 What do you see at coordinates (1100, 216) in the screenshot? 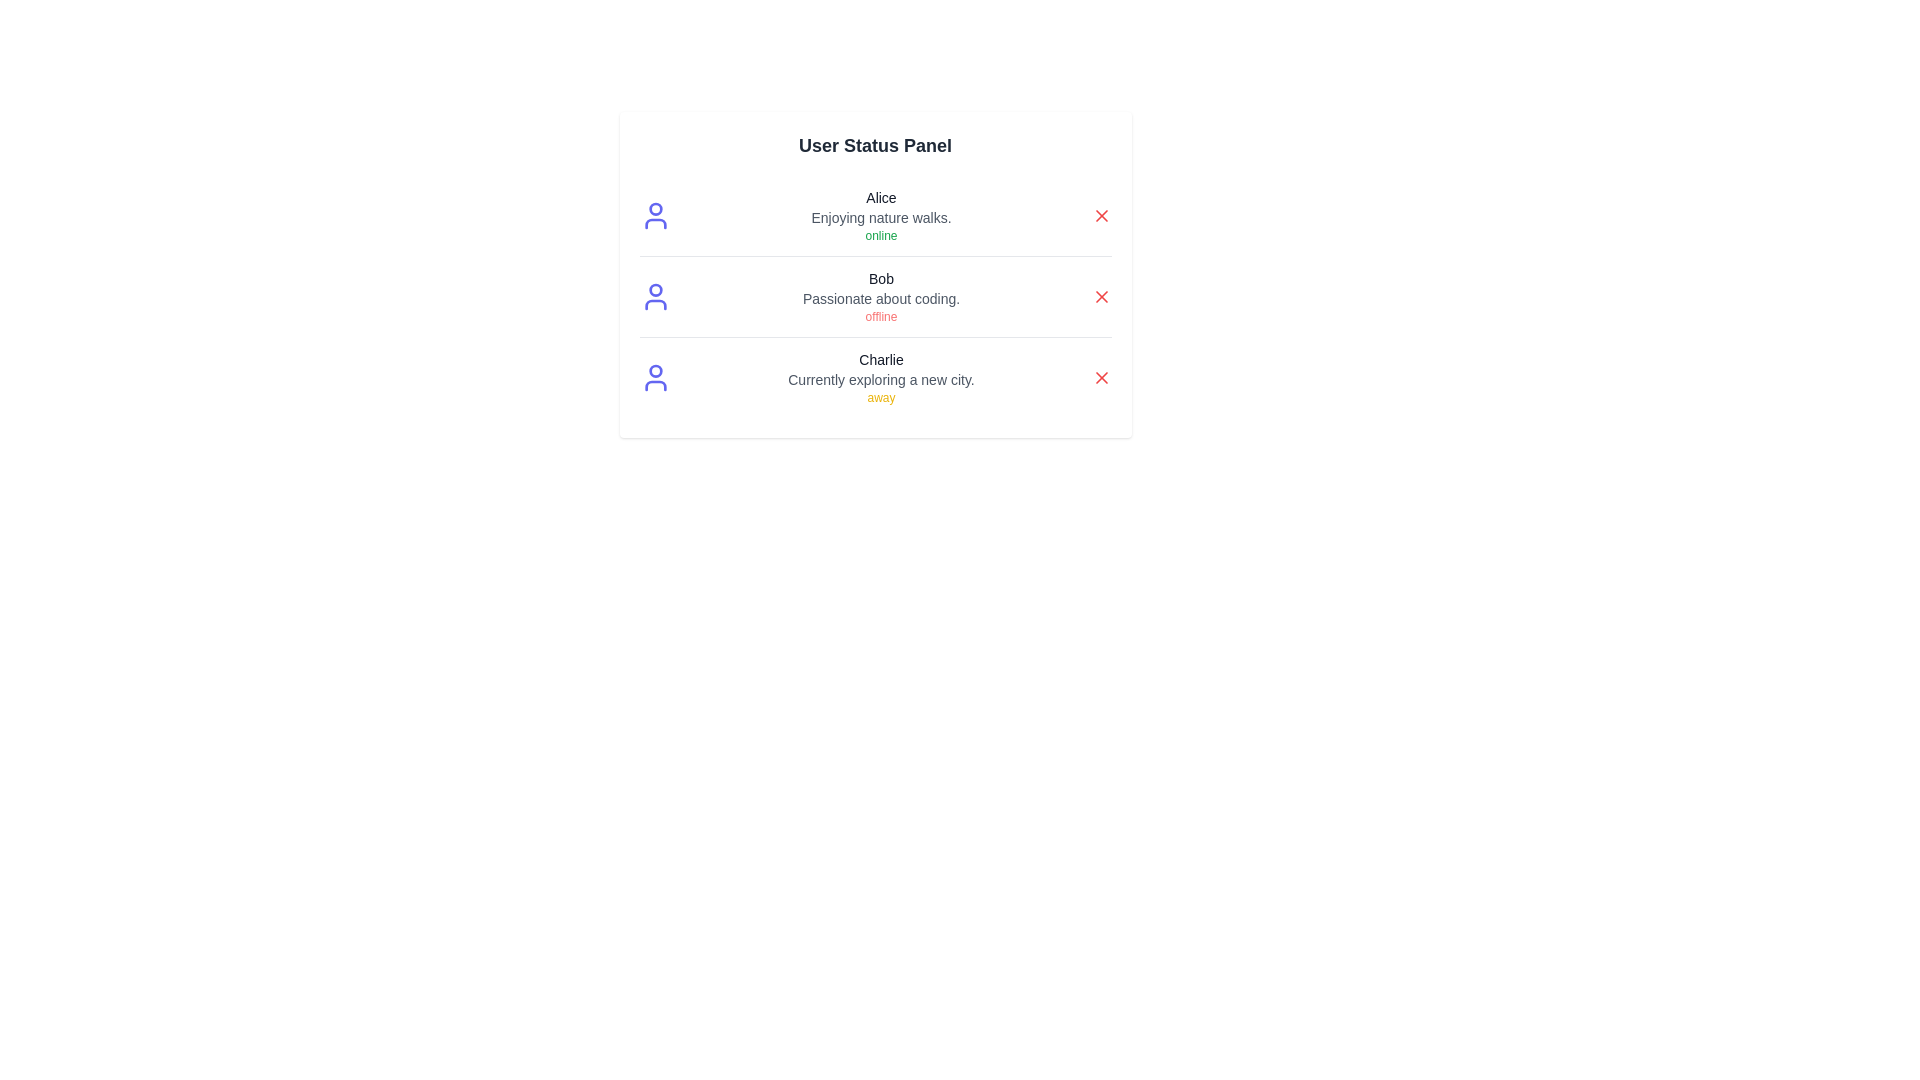
I see `the 'X' SVG icon button located to the extreme right of the first row, adjacent to the text describing 'Alice'` at bounding box center [1100, 216].